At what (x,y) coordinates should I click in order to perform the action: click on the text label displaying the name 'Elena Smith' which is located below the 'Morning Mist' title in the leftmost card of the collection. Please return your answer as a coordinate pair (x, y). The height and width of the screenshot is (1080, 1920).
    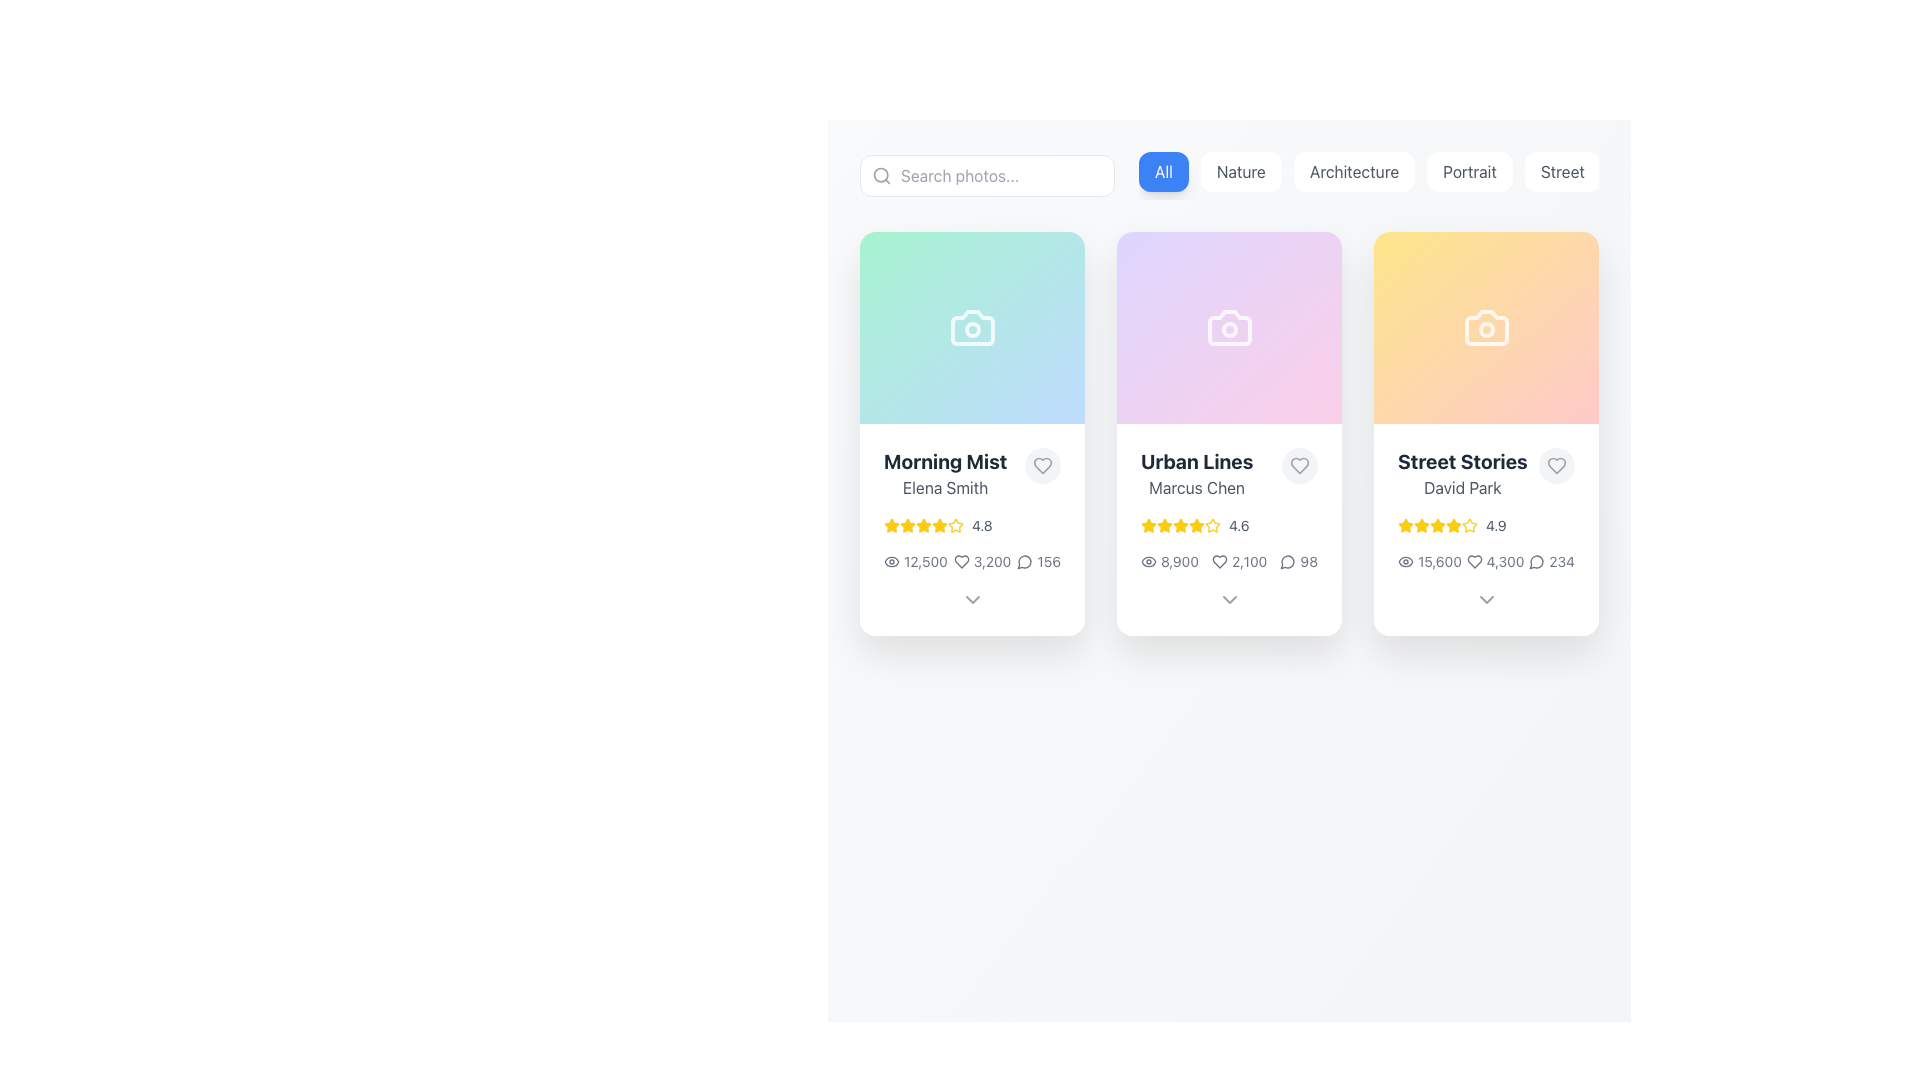
    Looking at the image, I should click on (944, 488).